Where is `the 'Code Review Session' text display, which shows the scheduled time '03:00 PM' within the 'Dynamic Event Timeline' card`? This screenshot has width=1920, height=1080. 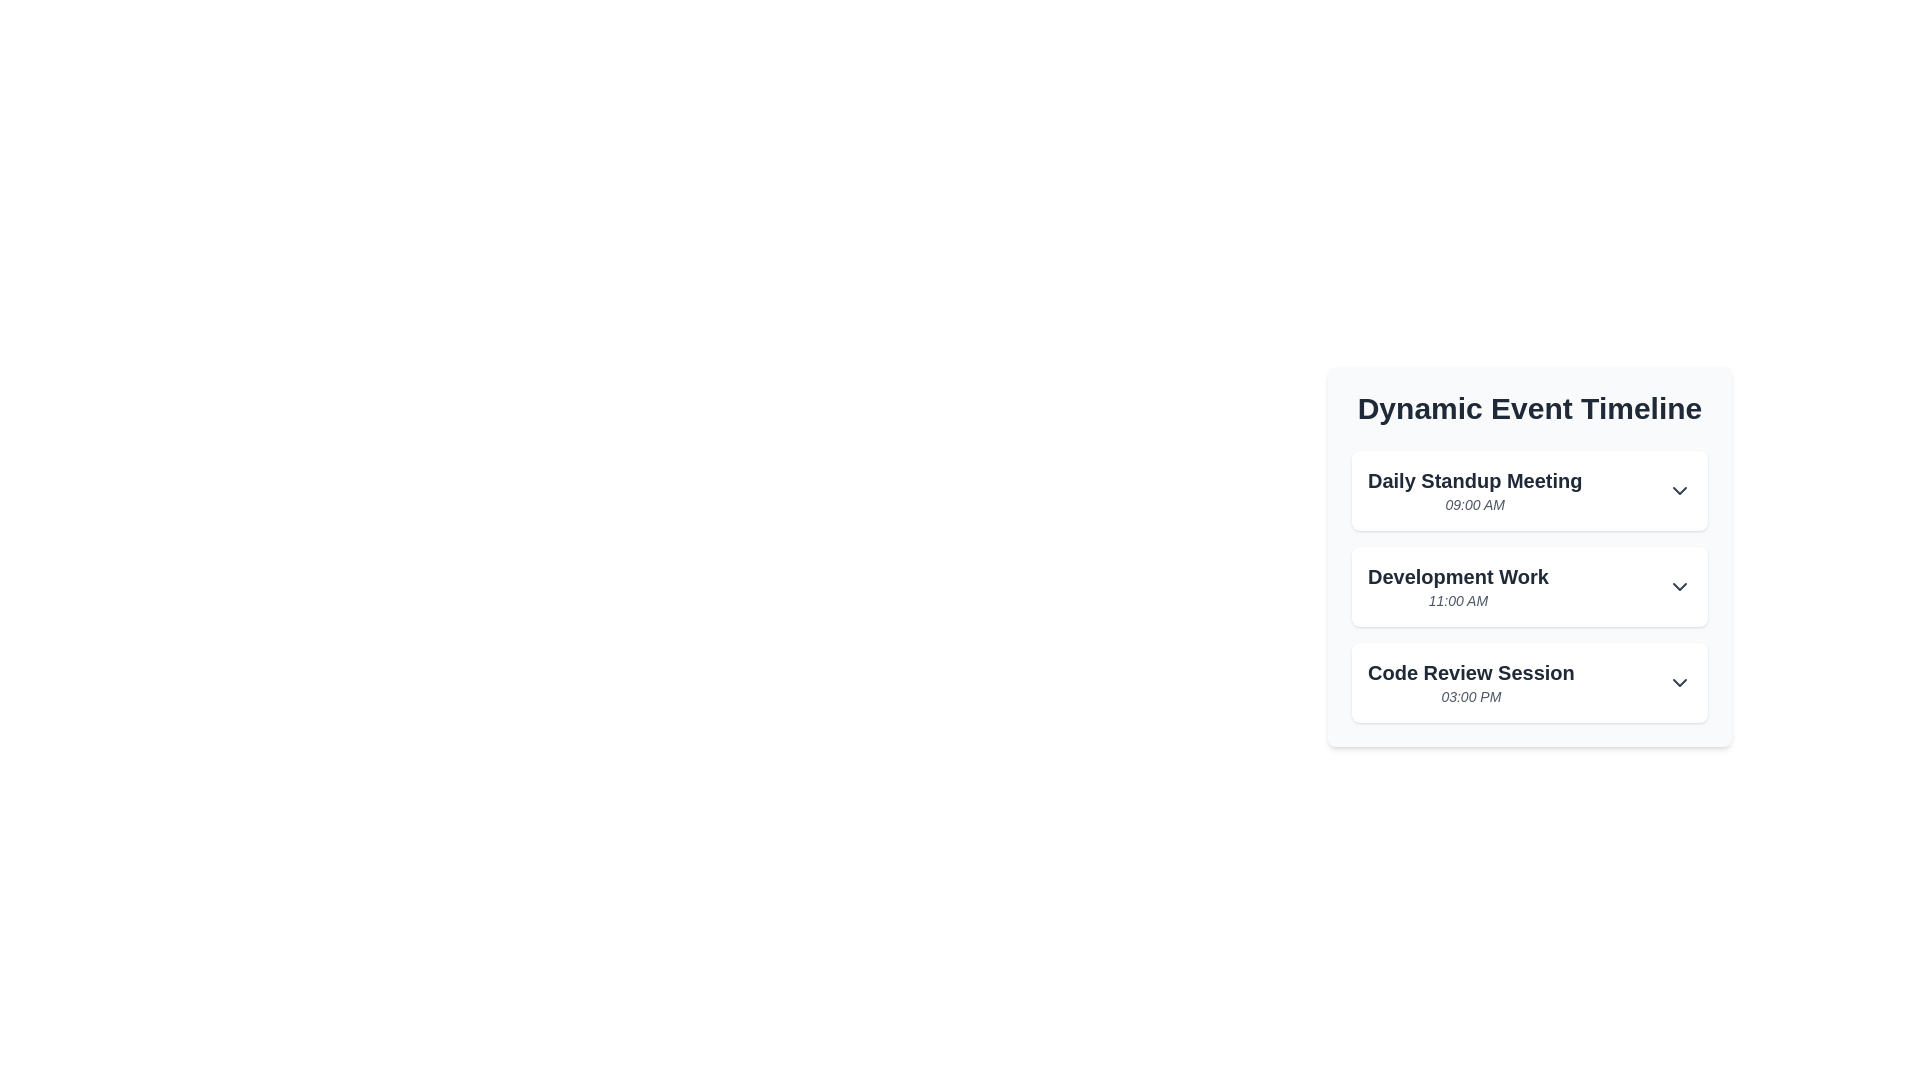
the 'Code Review Session' text display, which shows the scheduled time '03:00 PM' within the 'Dynamic Event Timeline' card is located at coordinates (1471, 681).